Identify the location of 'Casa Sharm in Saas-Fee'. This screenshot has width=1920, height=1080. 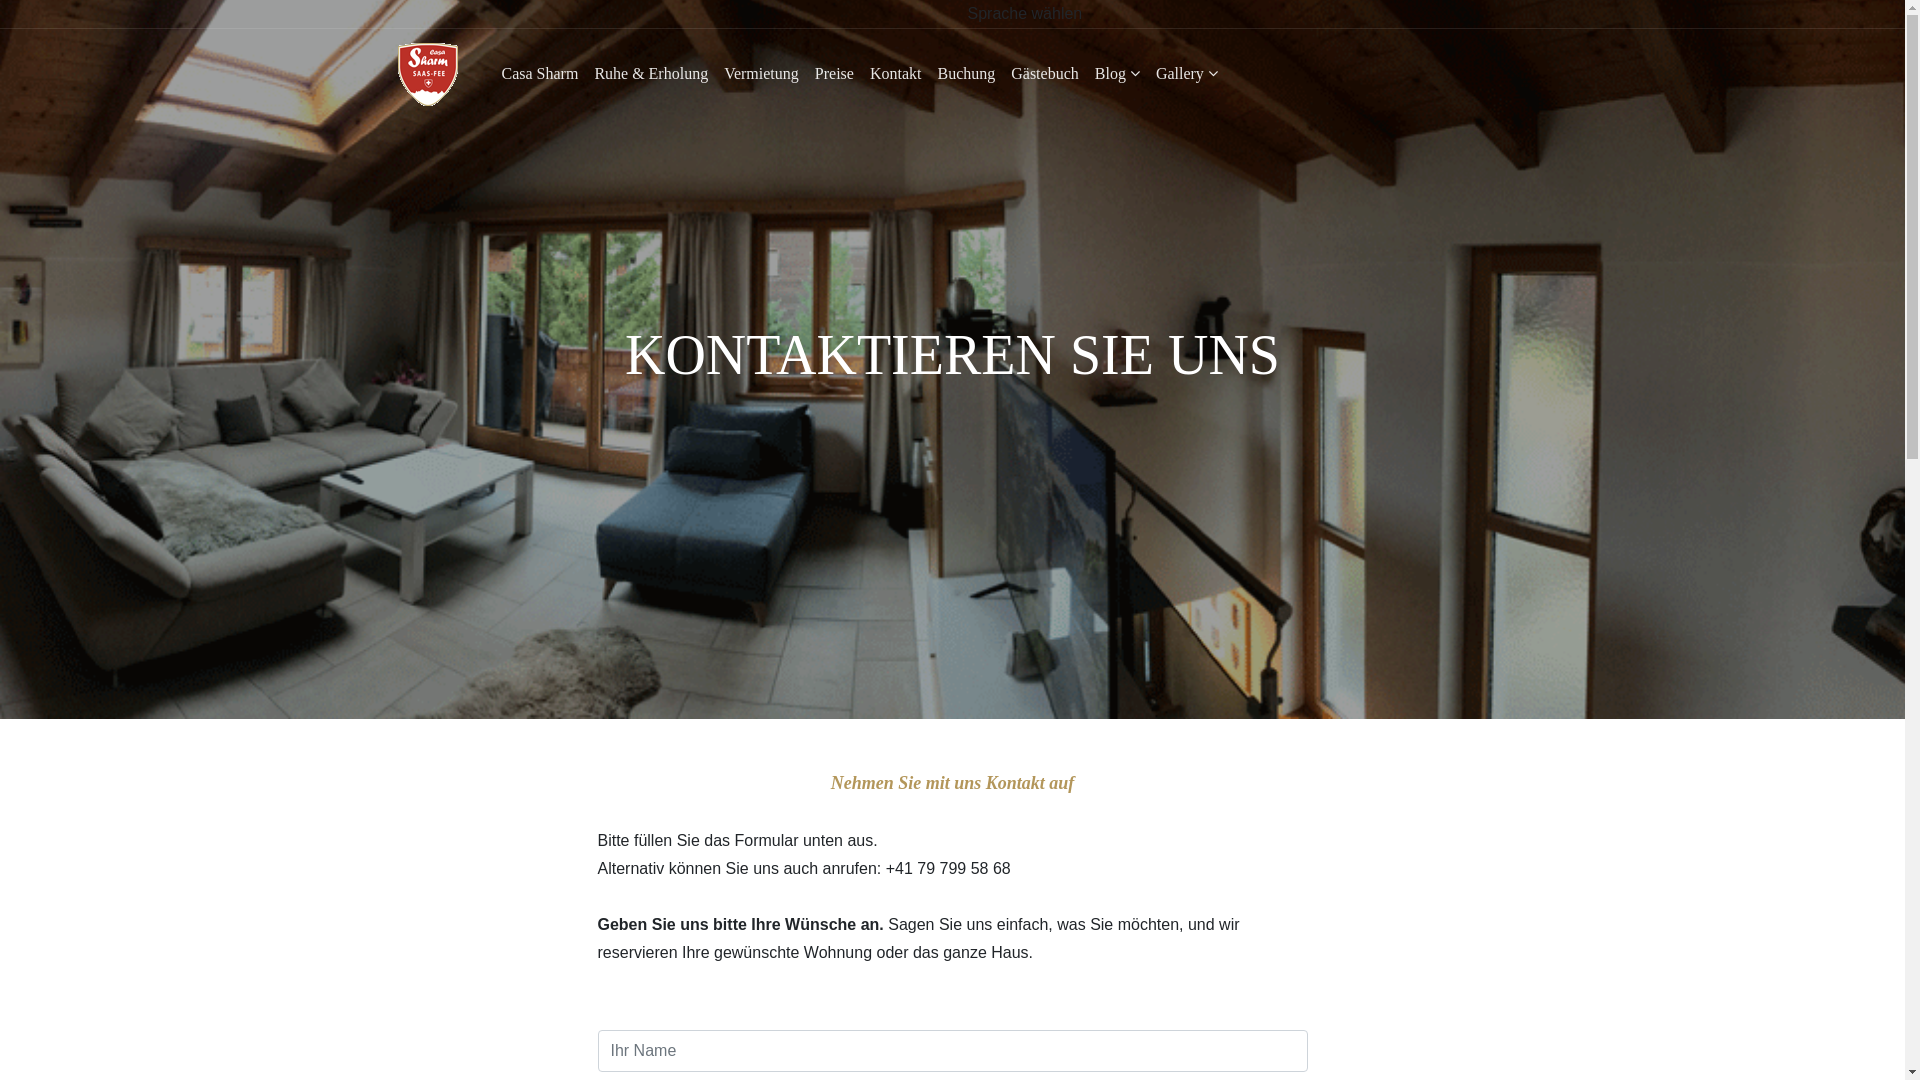
(426, 72).